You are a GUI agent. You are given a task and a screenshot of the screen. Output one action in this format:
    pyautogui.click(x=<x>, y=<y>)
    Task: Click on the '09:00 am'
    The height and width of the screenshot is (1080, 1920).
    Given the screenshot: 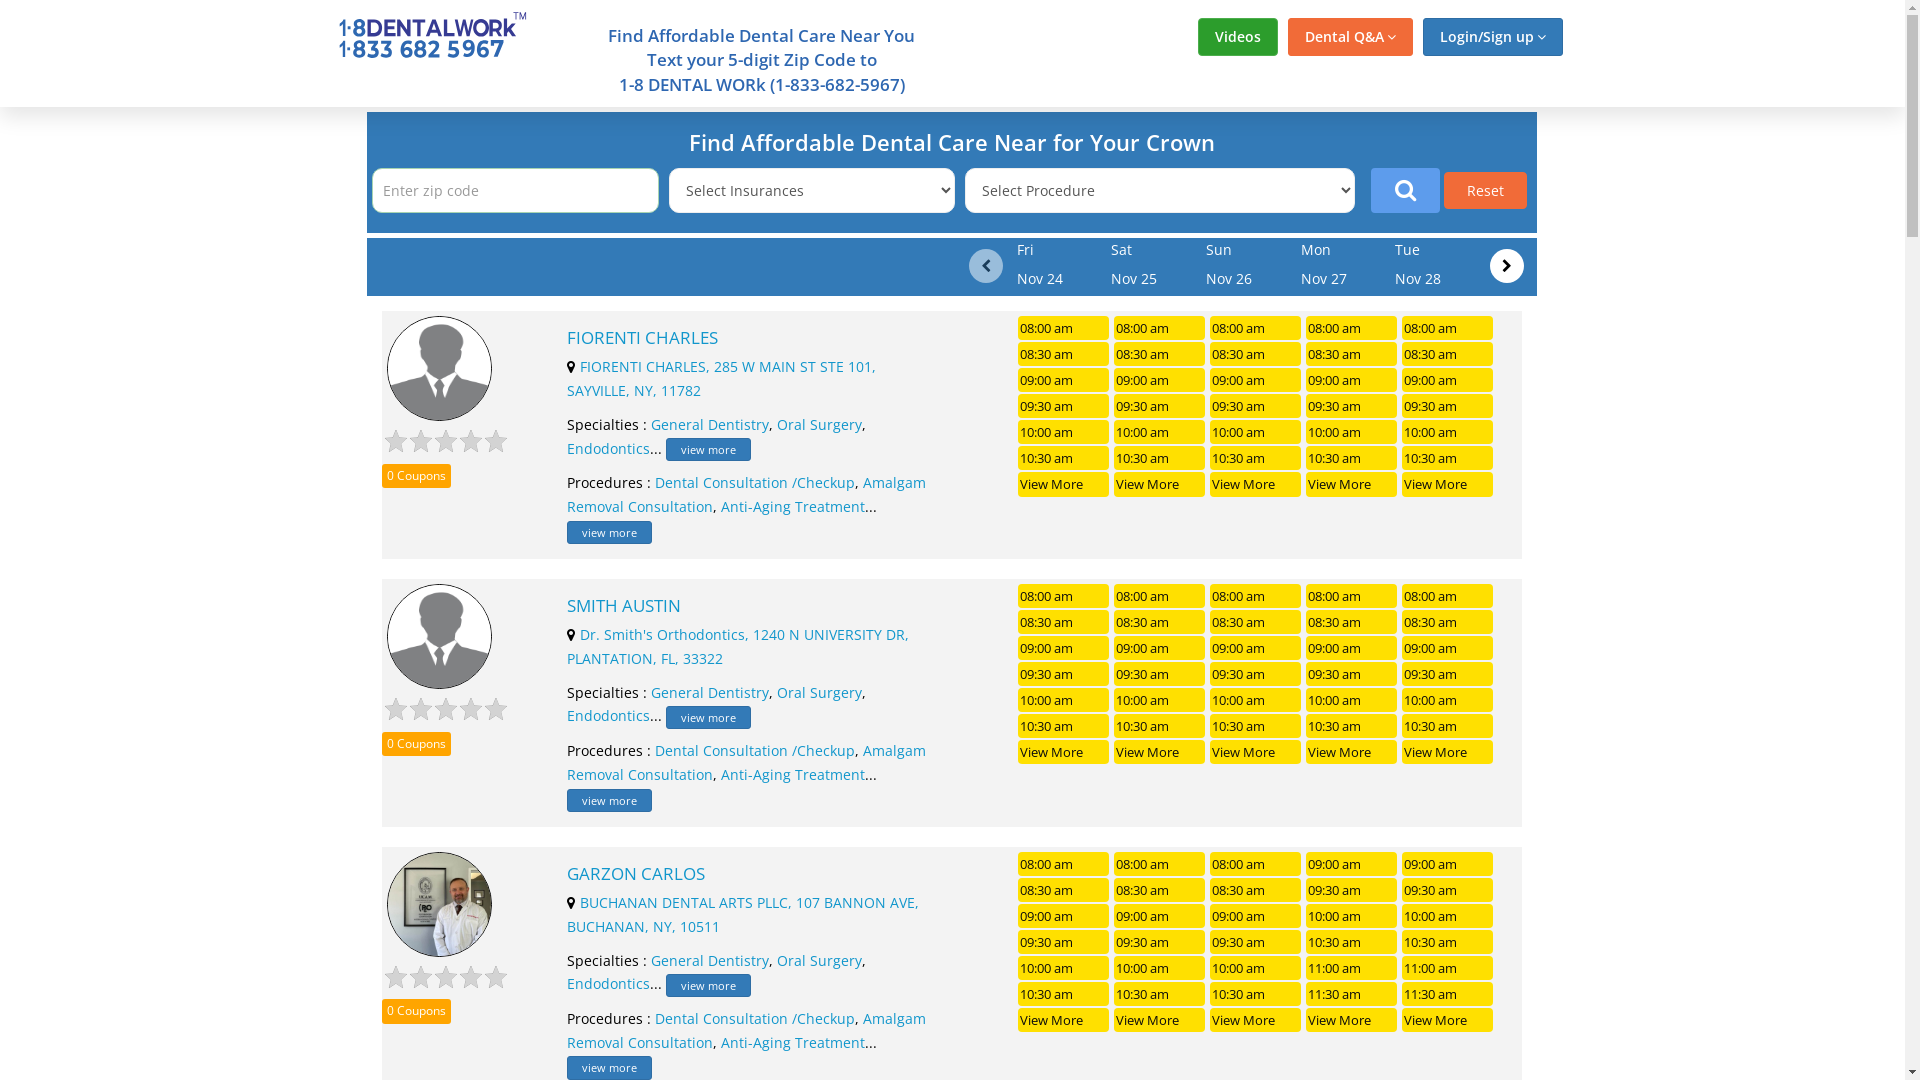 What is the action you would take?
    pyautogui.click(x=1254, y=380)
    